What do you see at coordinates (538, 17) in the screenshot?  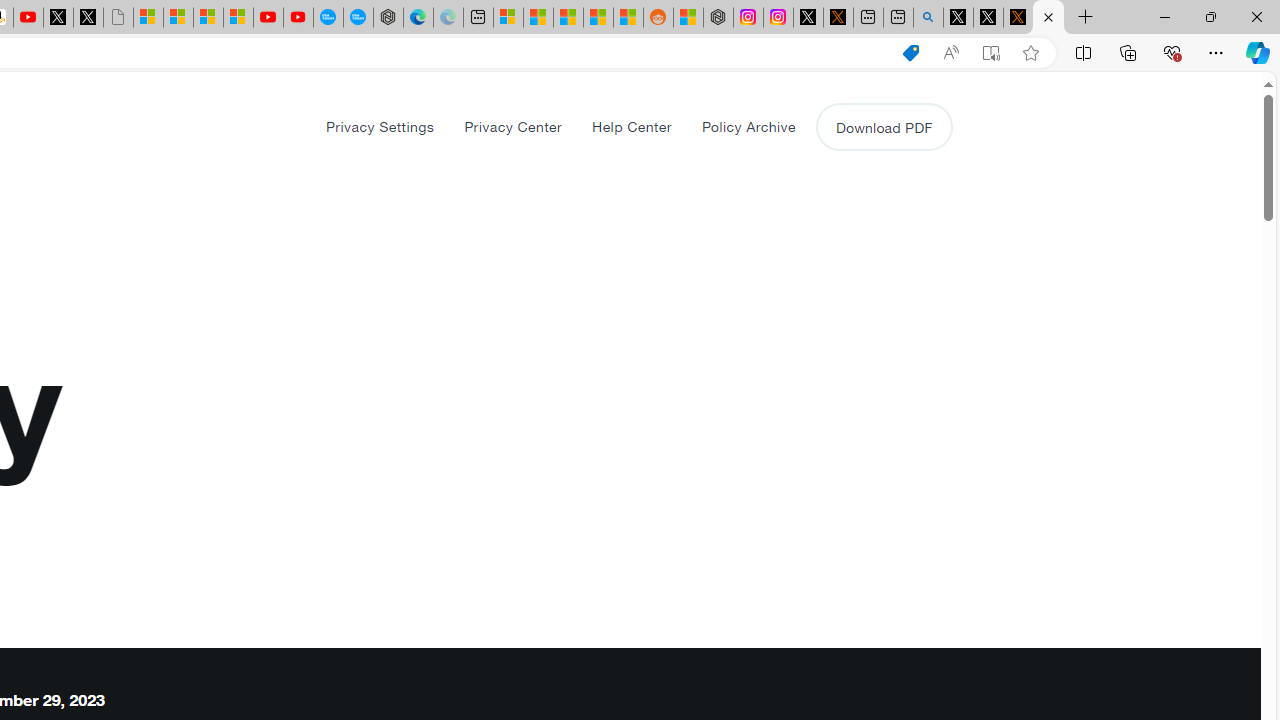 I see `'Shanghai, China weather forecast | Microsoft Weather'` at bounding box center [538, 17].